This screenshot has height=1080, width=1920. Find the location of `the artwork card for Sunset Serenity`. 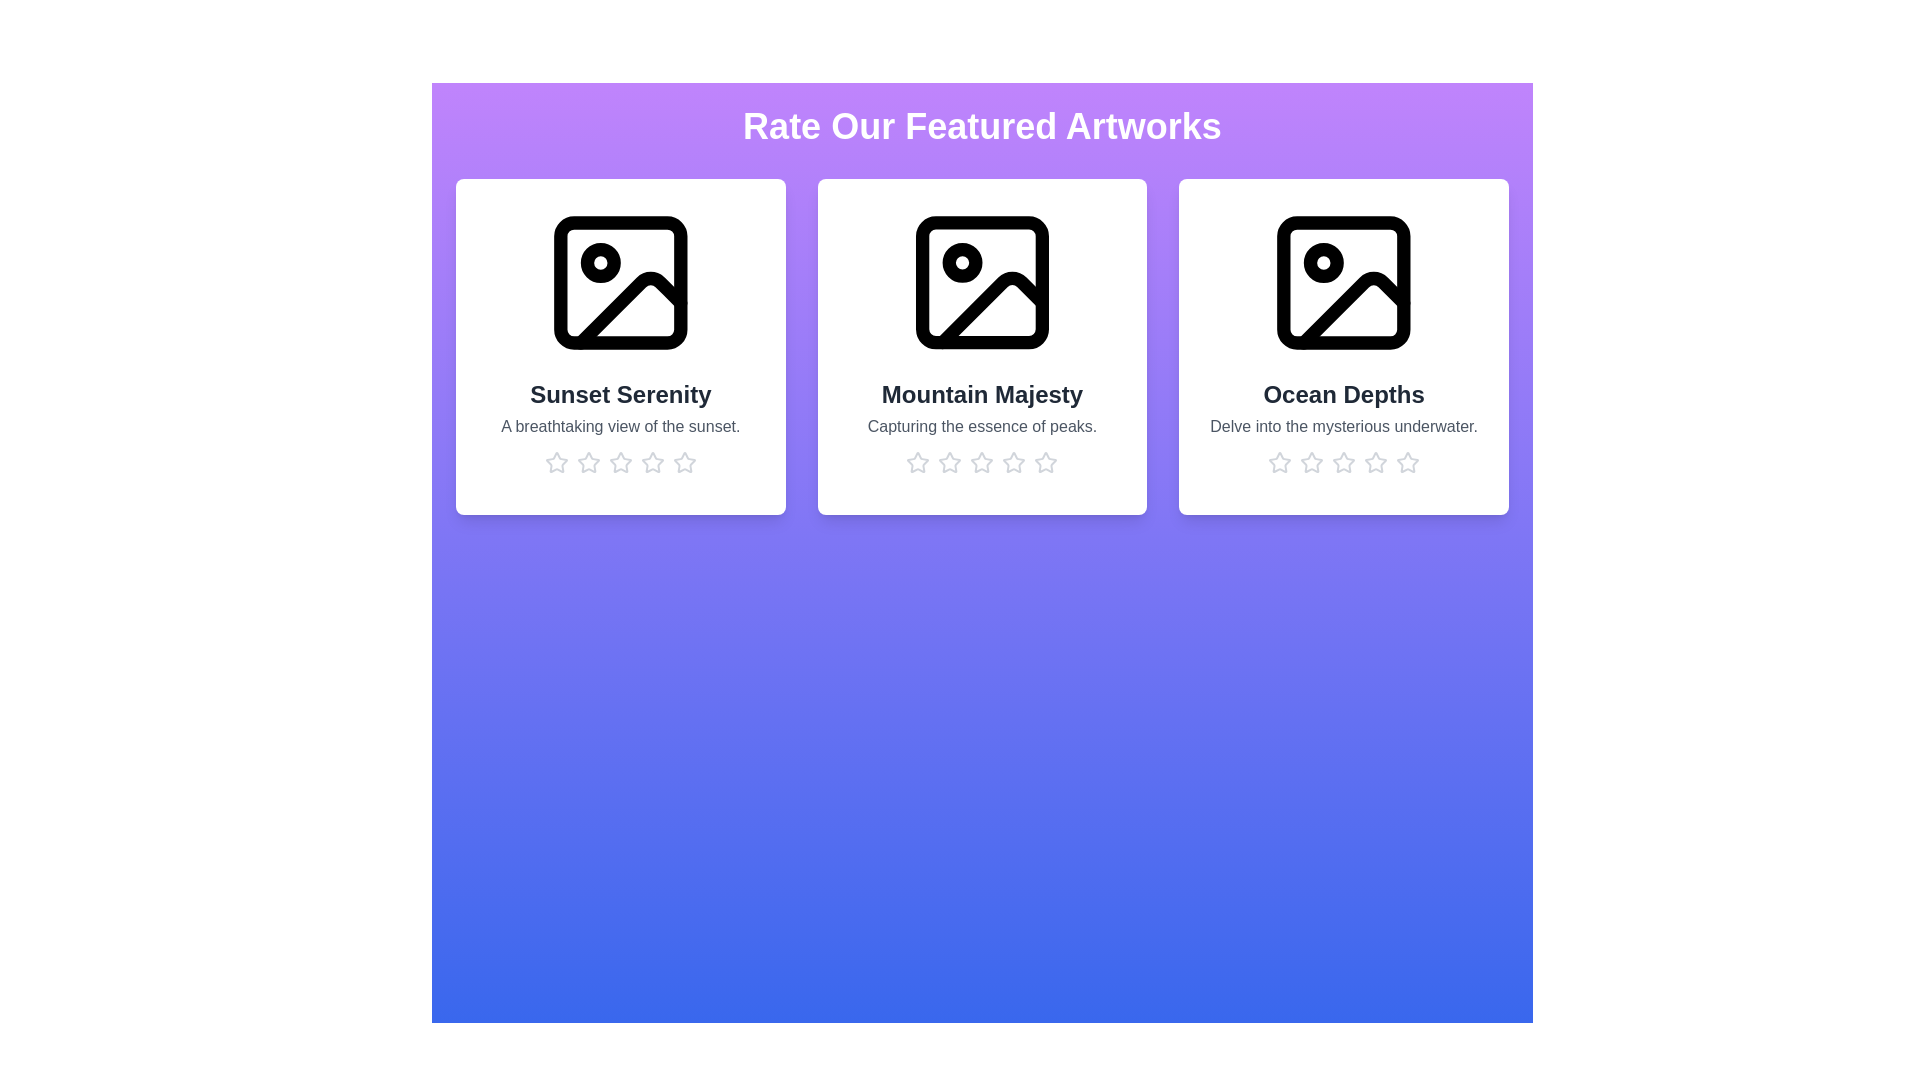

the artwork card for Sunset Serenity is located at coordinates (618, 346).